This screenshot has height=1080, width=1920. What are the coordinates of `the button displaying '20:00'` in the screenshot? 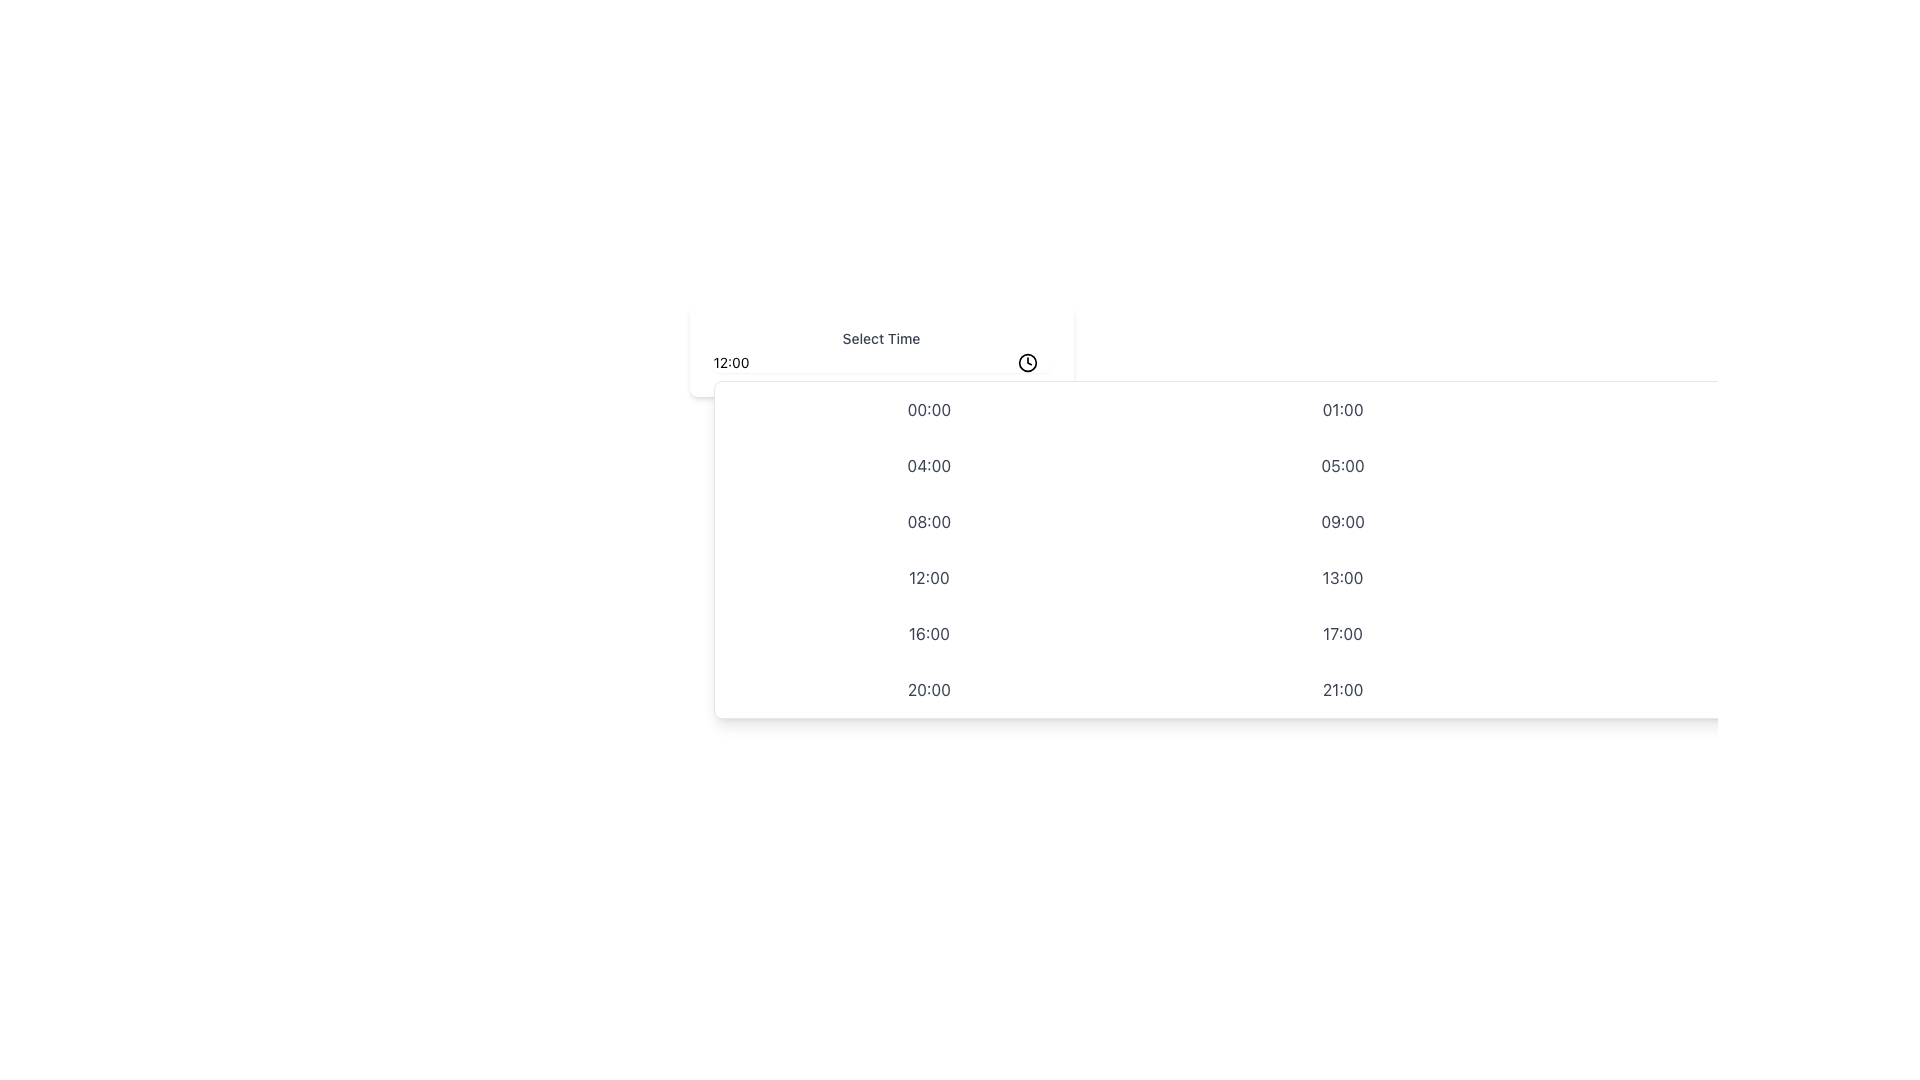 It's located at (928, 689).